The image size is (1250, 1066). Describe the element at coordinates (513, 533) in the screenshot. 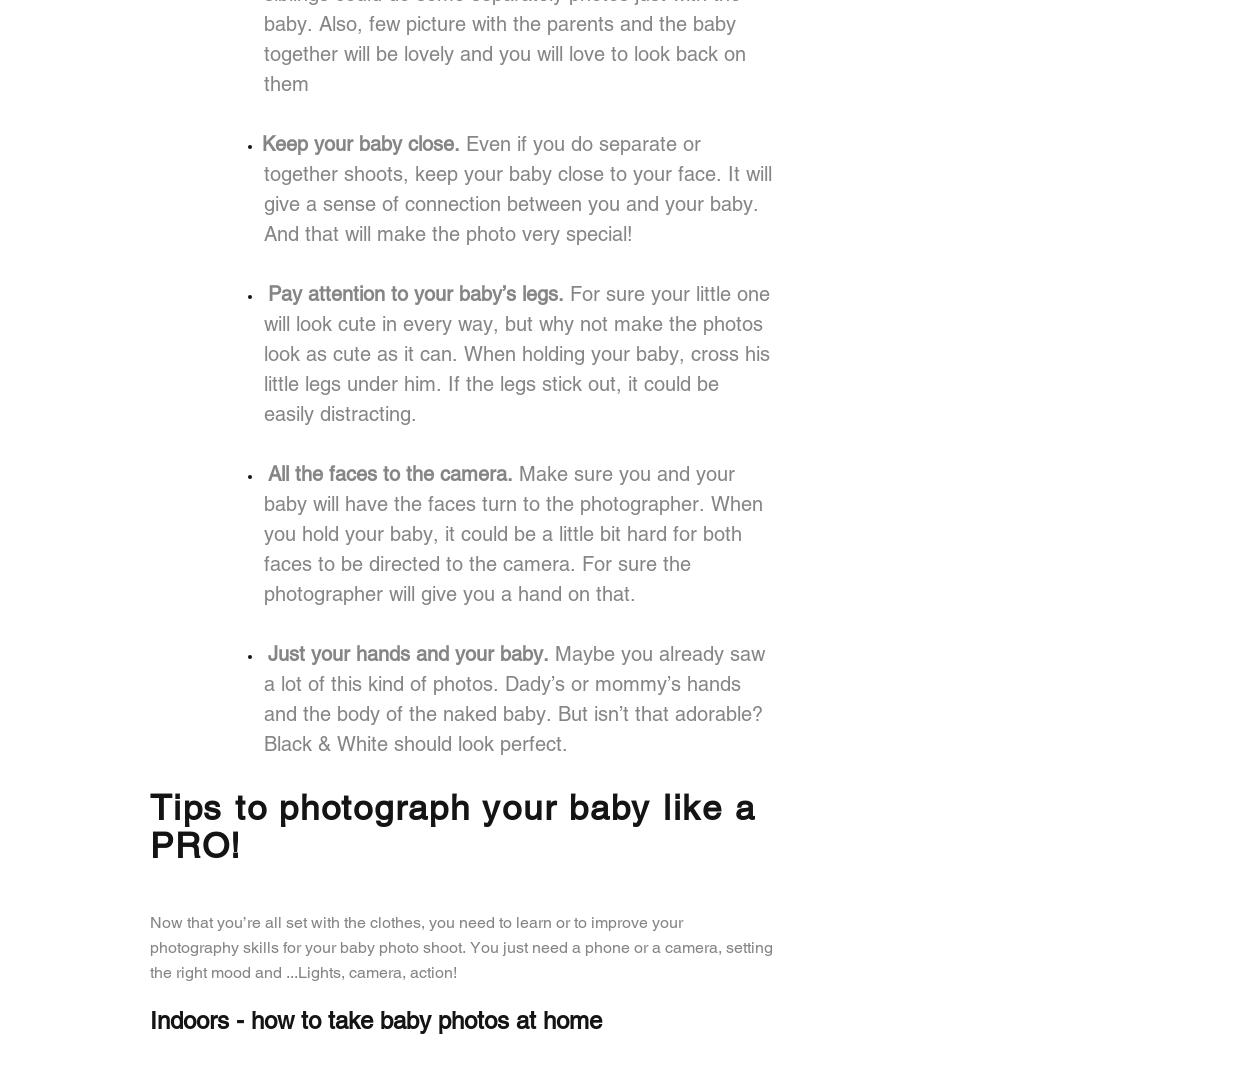

I see `'Make sure you and your baby will have the faces turn to the photographer. When you hold your baby, it could be a little bit hard for both faces to be directed to the camera. For sure the photographer will give you a hand on that.'` at that location.